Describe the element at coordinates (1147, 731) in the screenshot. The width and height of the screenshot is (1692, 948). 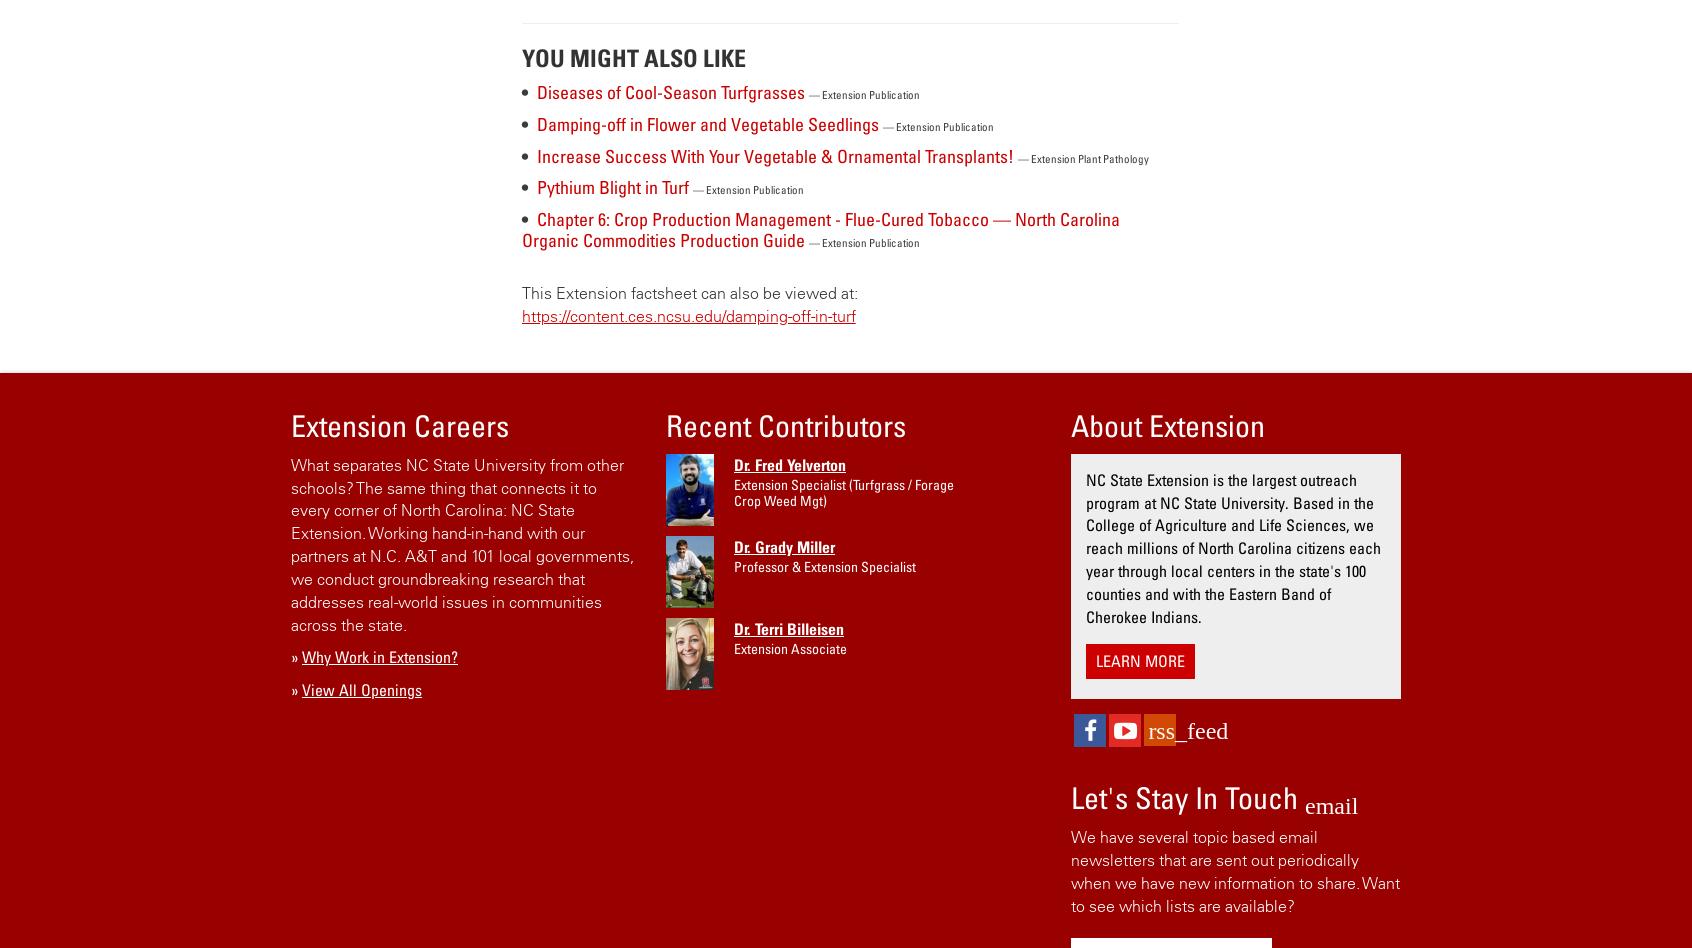
I see `'rss_feed'` at that location.